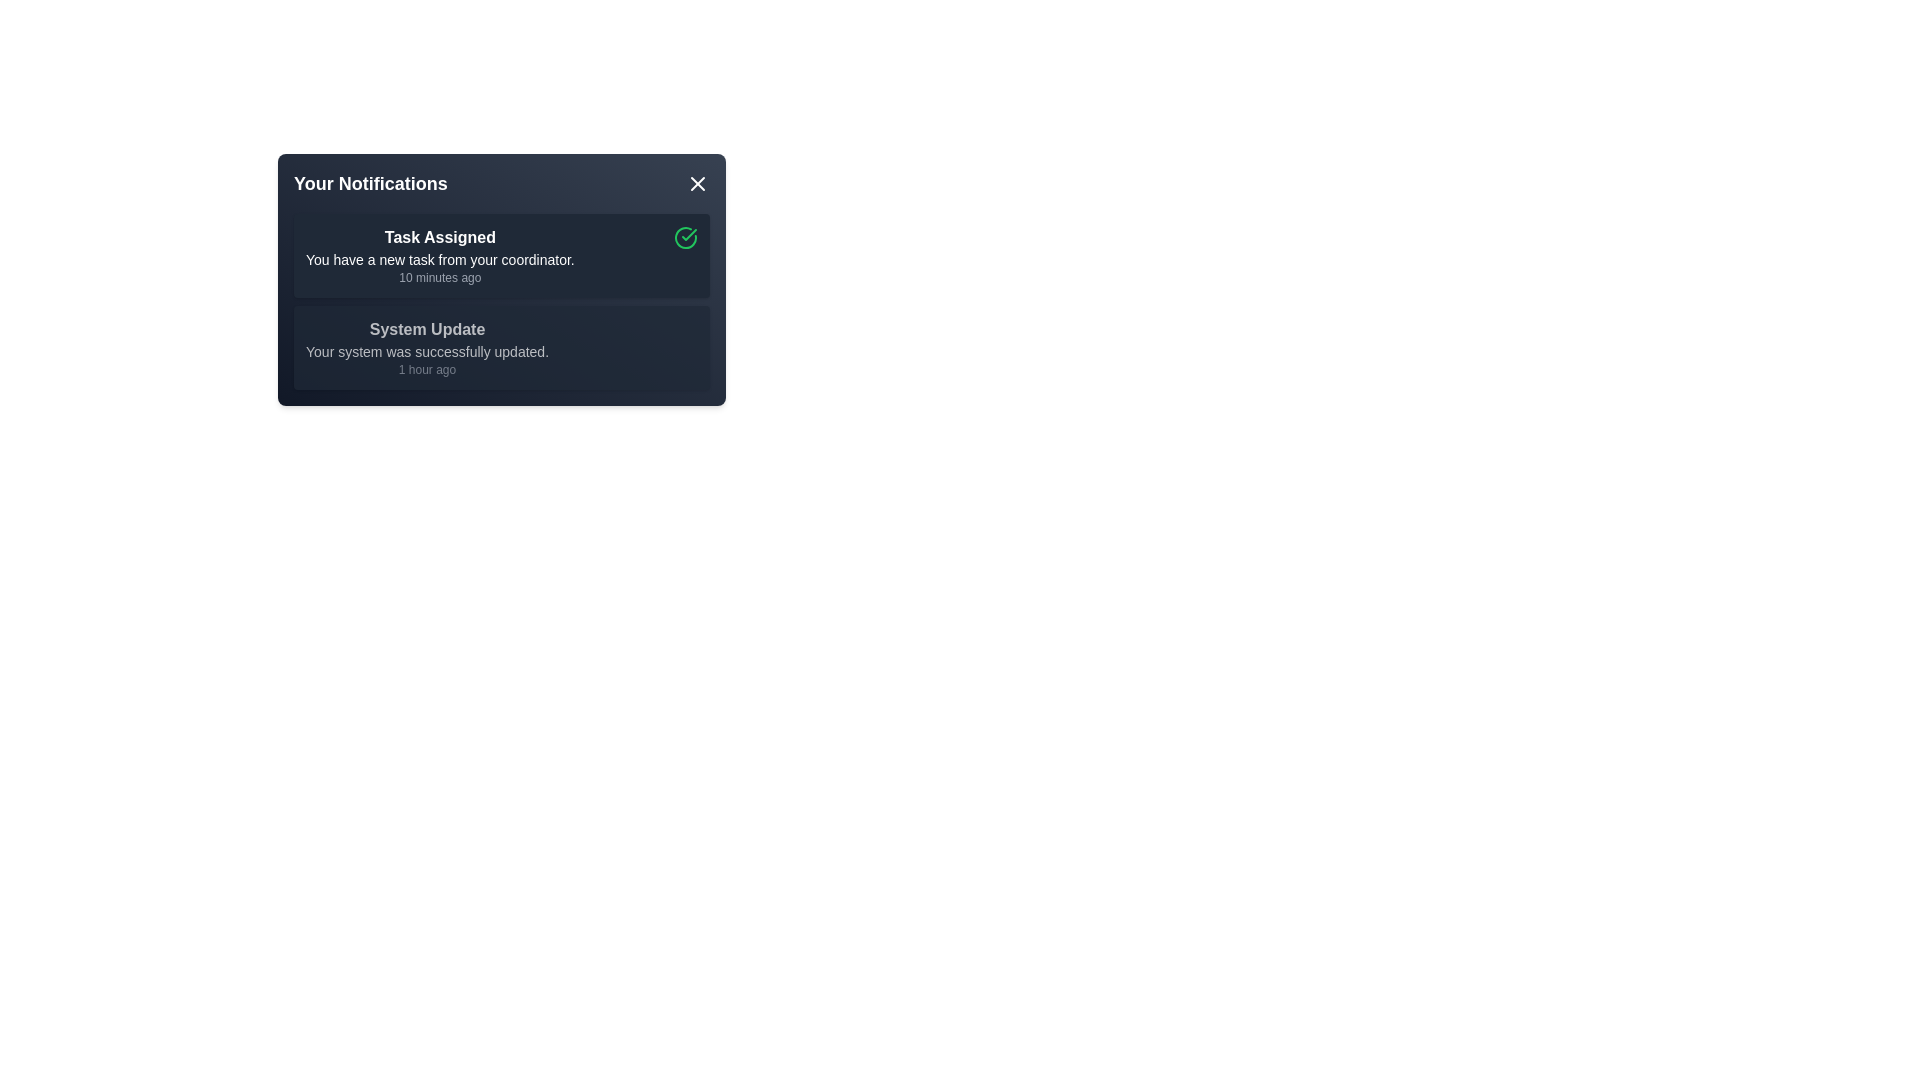 The image size is (1920, 1080). What do you see at coordinates (697, 184) in the screenshot?
I see `the Close Icon (an 'X' symbol formed by two diagonal lines)` at bounding box center [697, 184].